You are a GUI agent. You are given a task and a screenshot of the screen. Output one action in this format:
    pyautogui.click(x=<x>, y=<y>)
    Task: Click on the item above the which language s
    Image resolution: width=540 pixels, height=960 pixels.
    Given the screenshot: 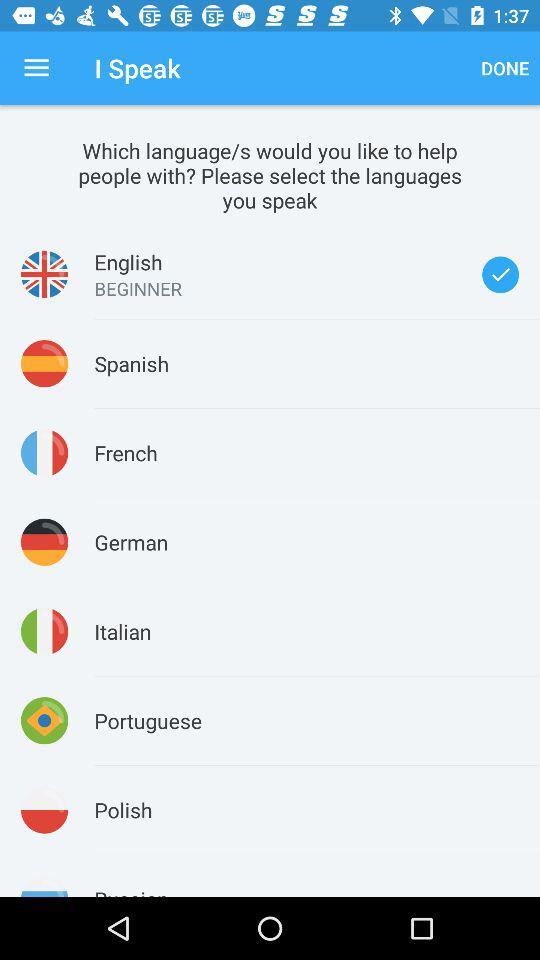 What is the action you would take?
    pyautogui.click(x=36, y=68)
    